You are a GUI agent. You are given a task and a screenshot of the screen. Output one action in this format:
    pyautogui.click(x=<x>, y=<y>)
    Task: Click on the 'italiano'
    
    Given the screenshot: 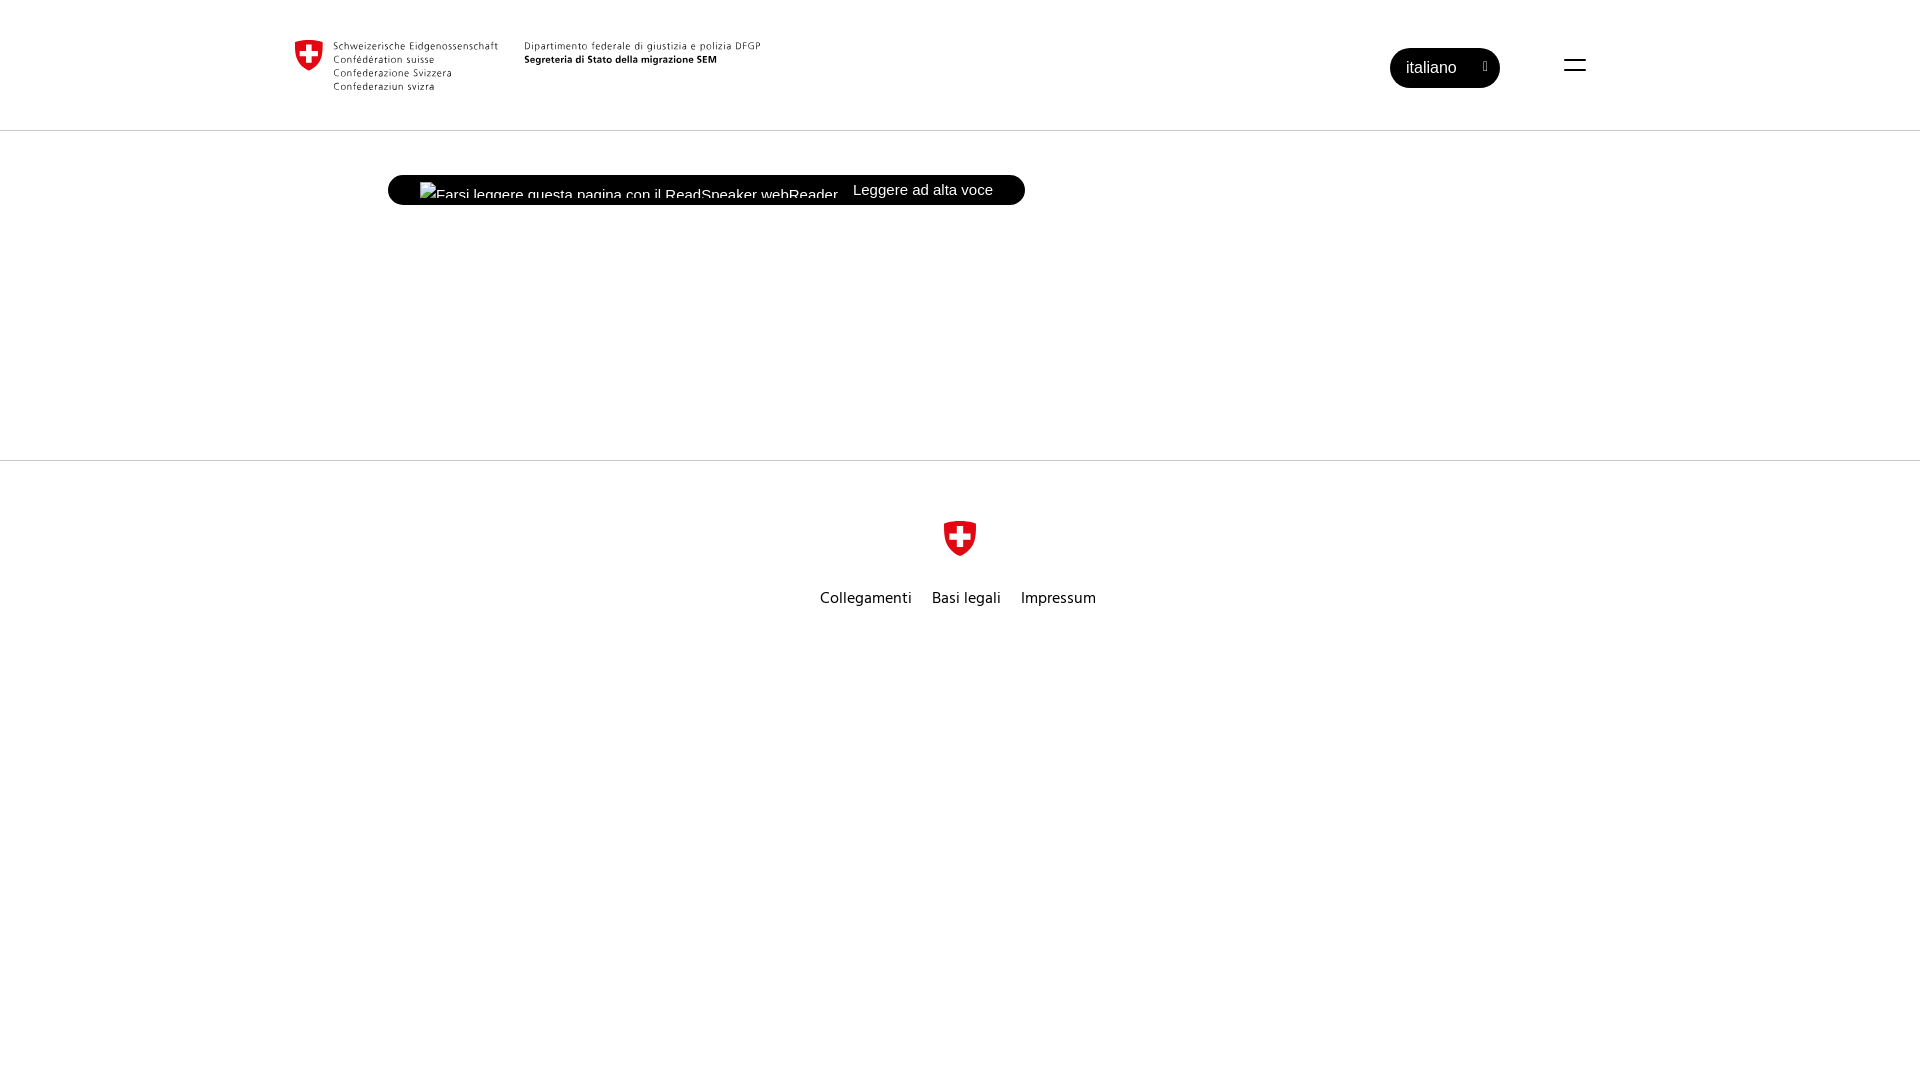 What is the action you would take?
    pyautogui.click(x=1444, y=67)
    